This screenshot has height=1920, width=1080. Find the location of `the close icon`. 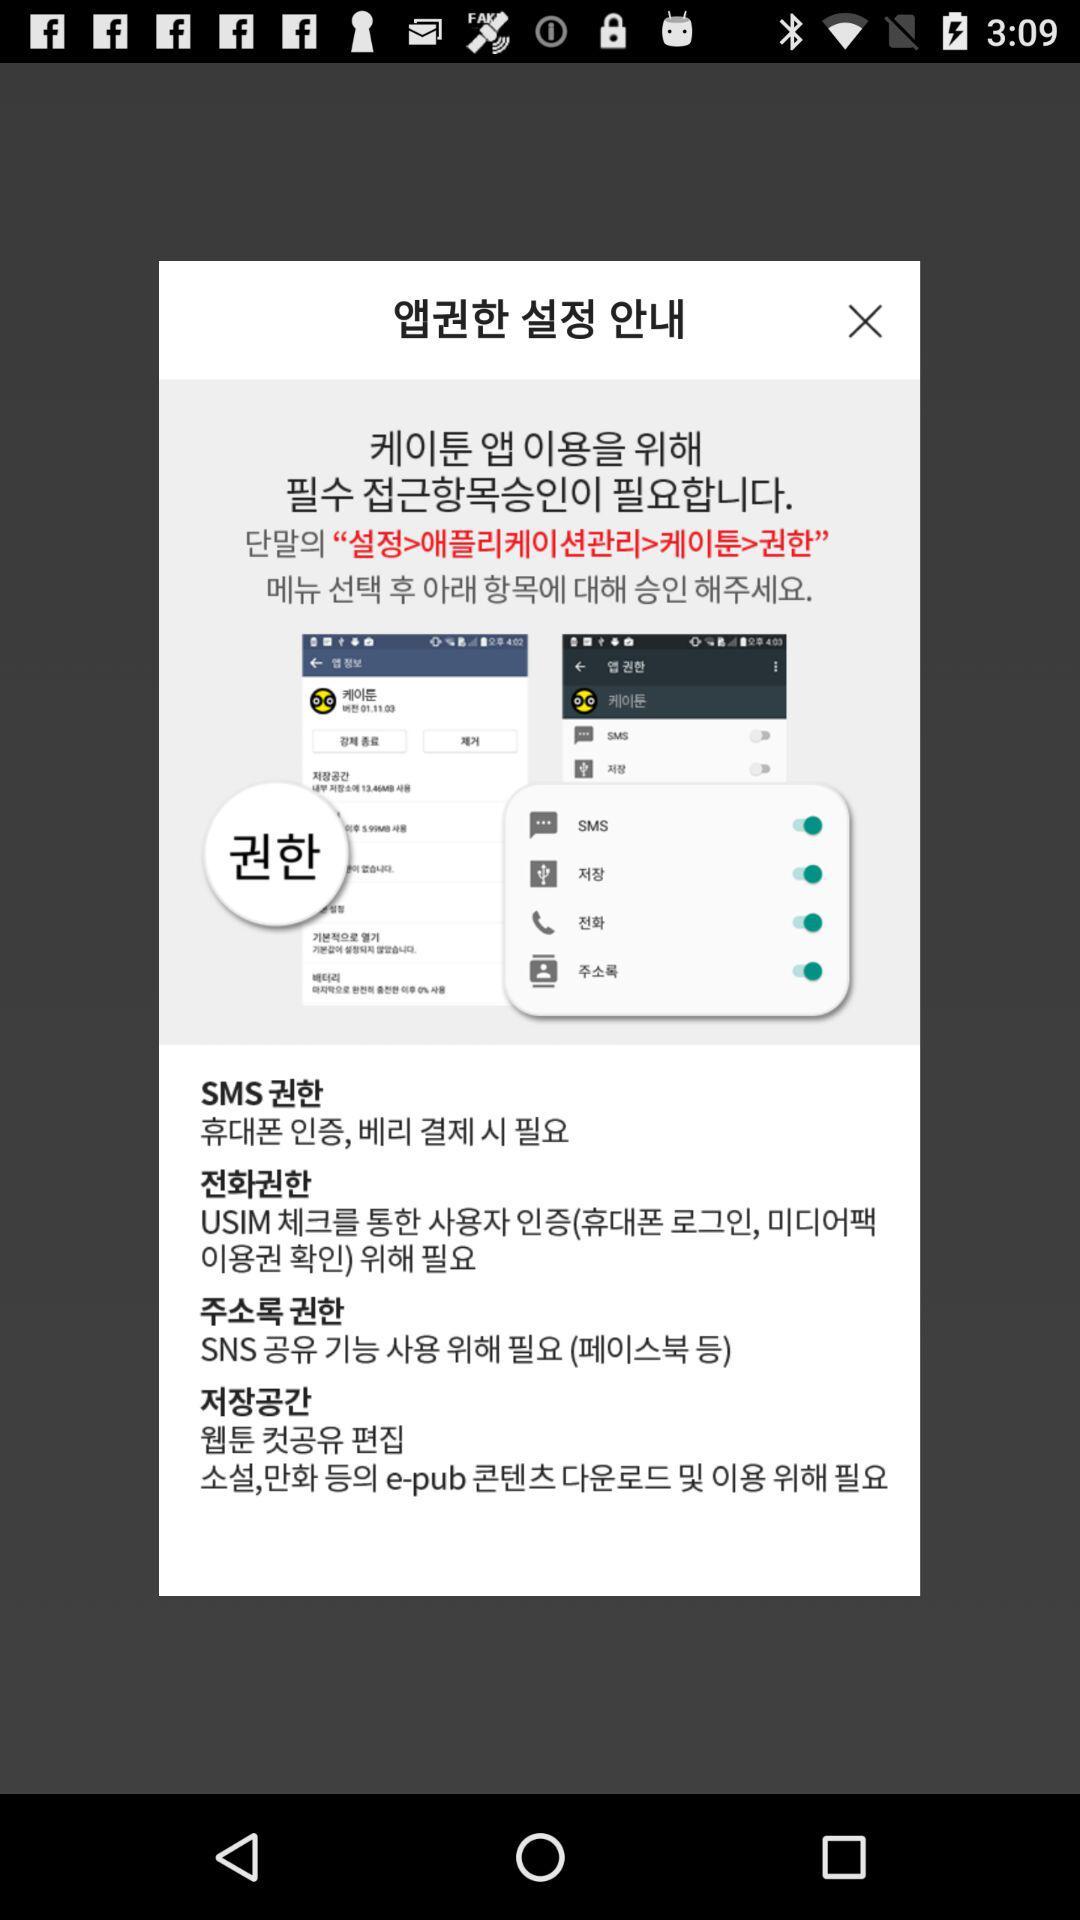

the close icon is located at coordinates (864, 342).